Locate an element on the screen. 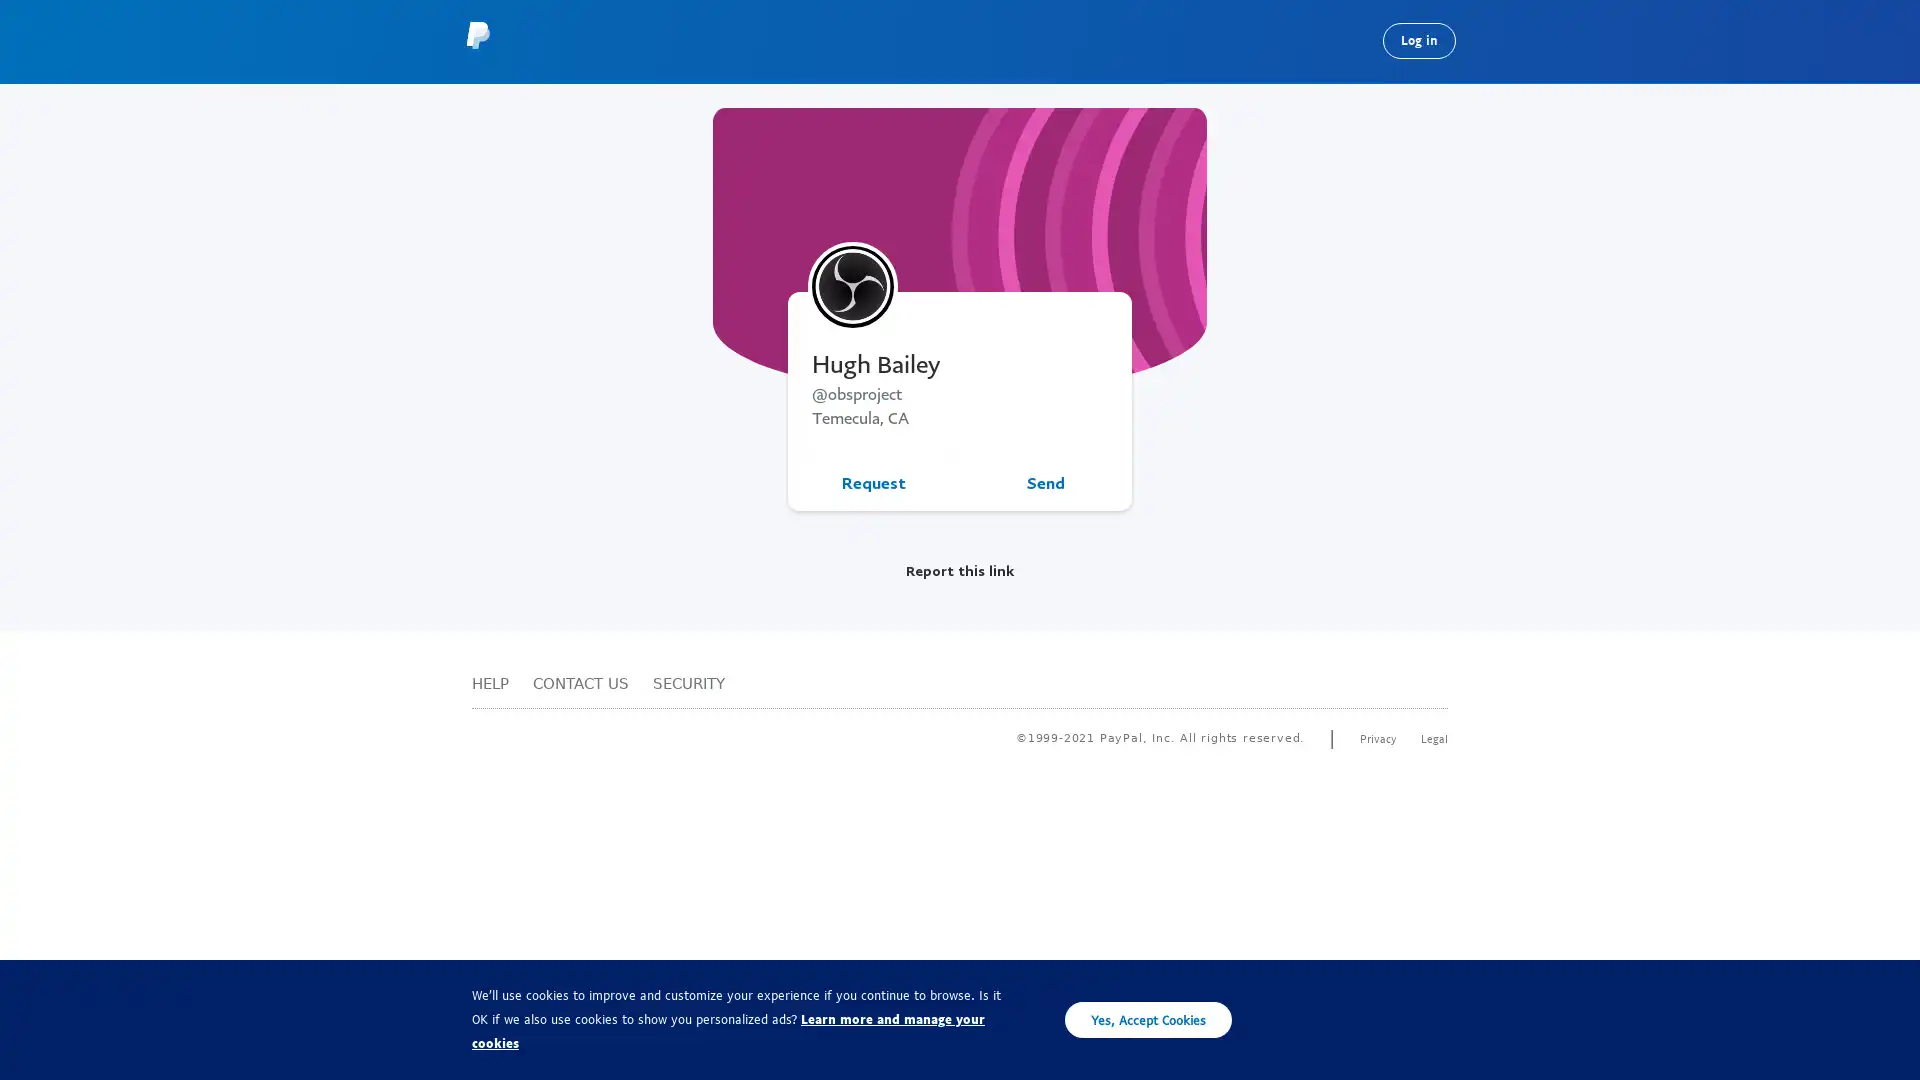 This screenshot has height=1080, width=1920. Yes, Accept Cookies is located at coordinates (1148, 1019).